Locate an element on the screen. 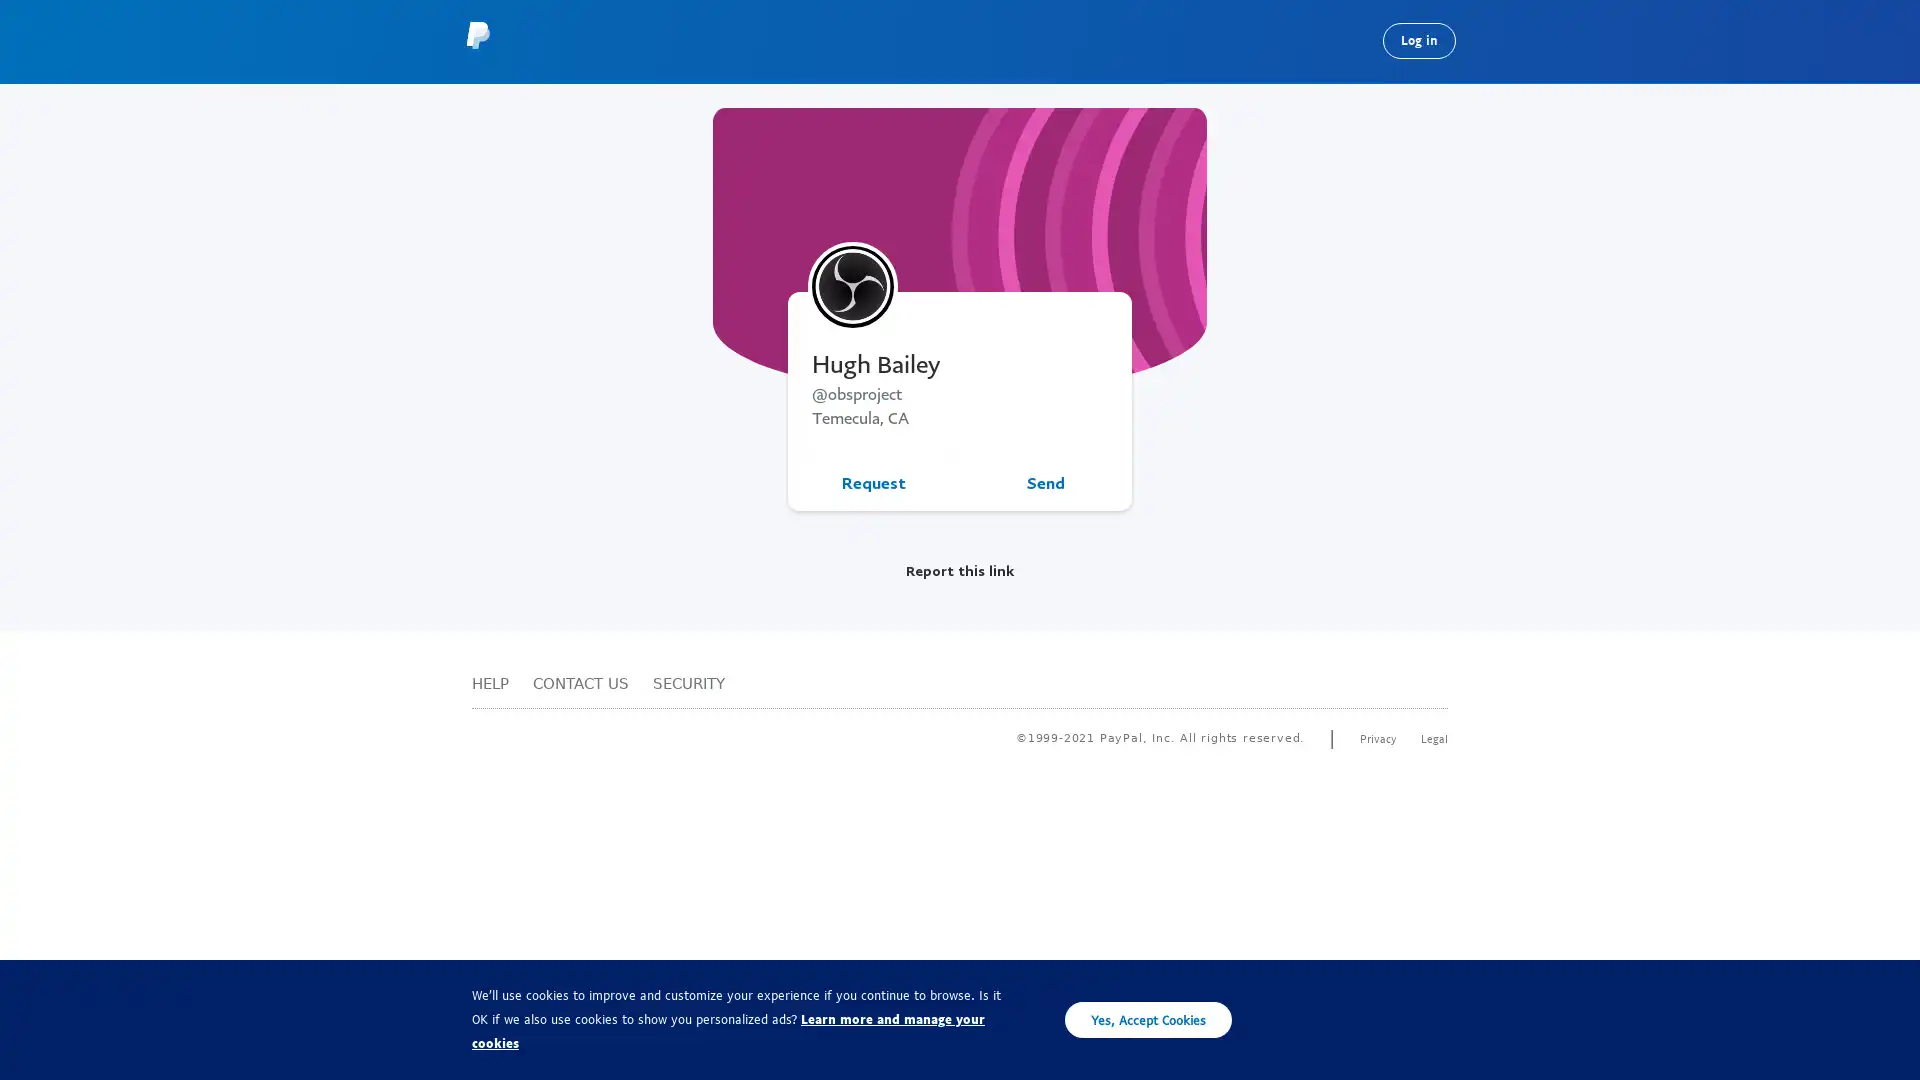 This screenshot has height=1080, width=1920. Yes, Accept Cookies is located at coordinates (1148, 1019).